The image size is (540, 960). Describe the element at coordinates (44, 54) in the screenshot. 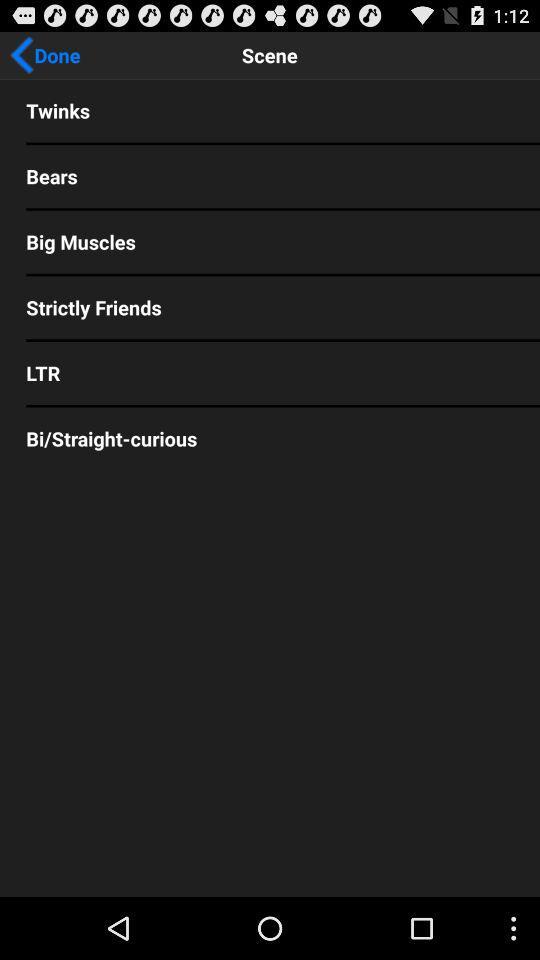

I see `the done at the top left corner` at that location.